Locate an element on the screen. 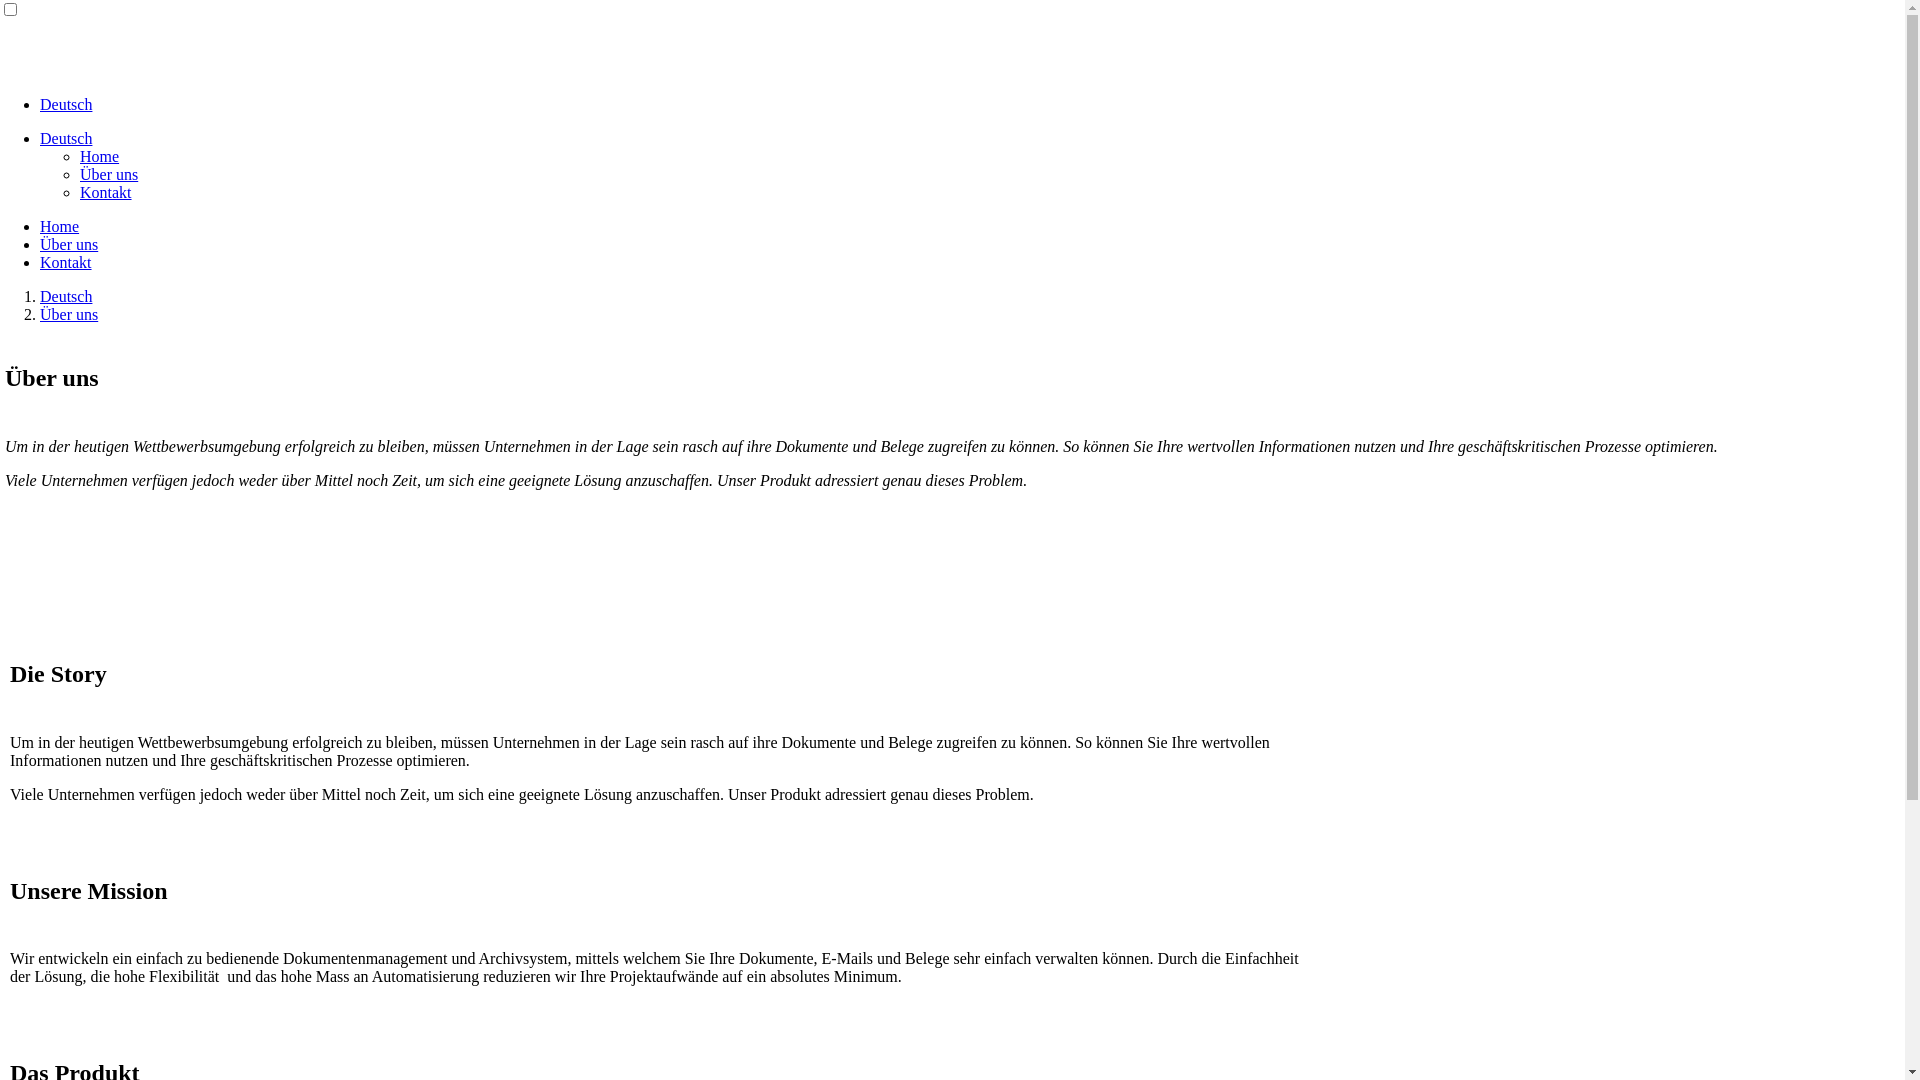 This screenshot has height=1080, width=1920. 'Deutsch' is located at coordinates (39, 296).